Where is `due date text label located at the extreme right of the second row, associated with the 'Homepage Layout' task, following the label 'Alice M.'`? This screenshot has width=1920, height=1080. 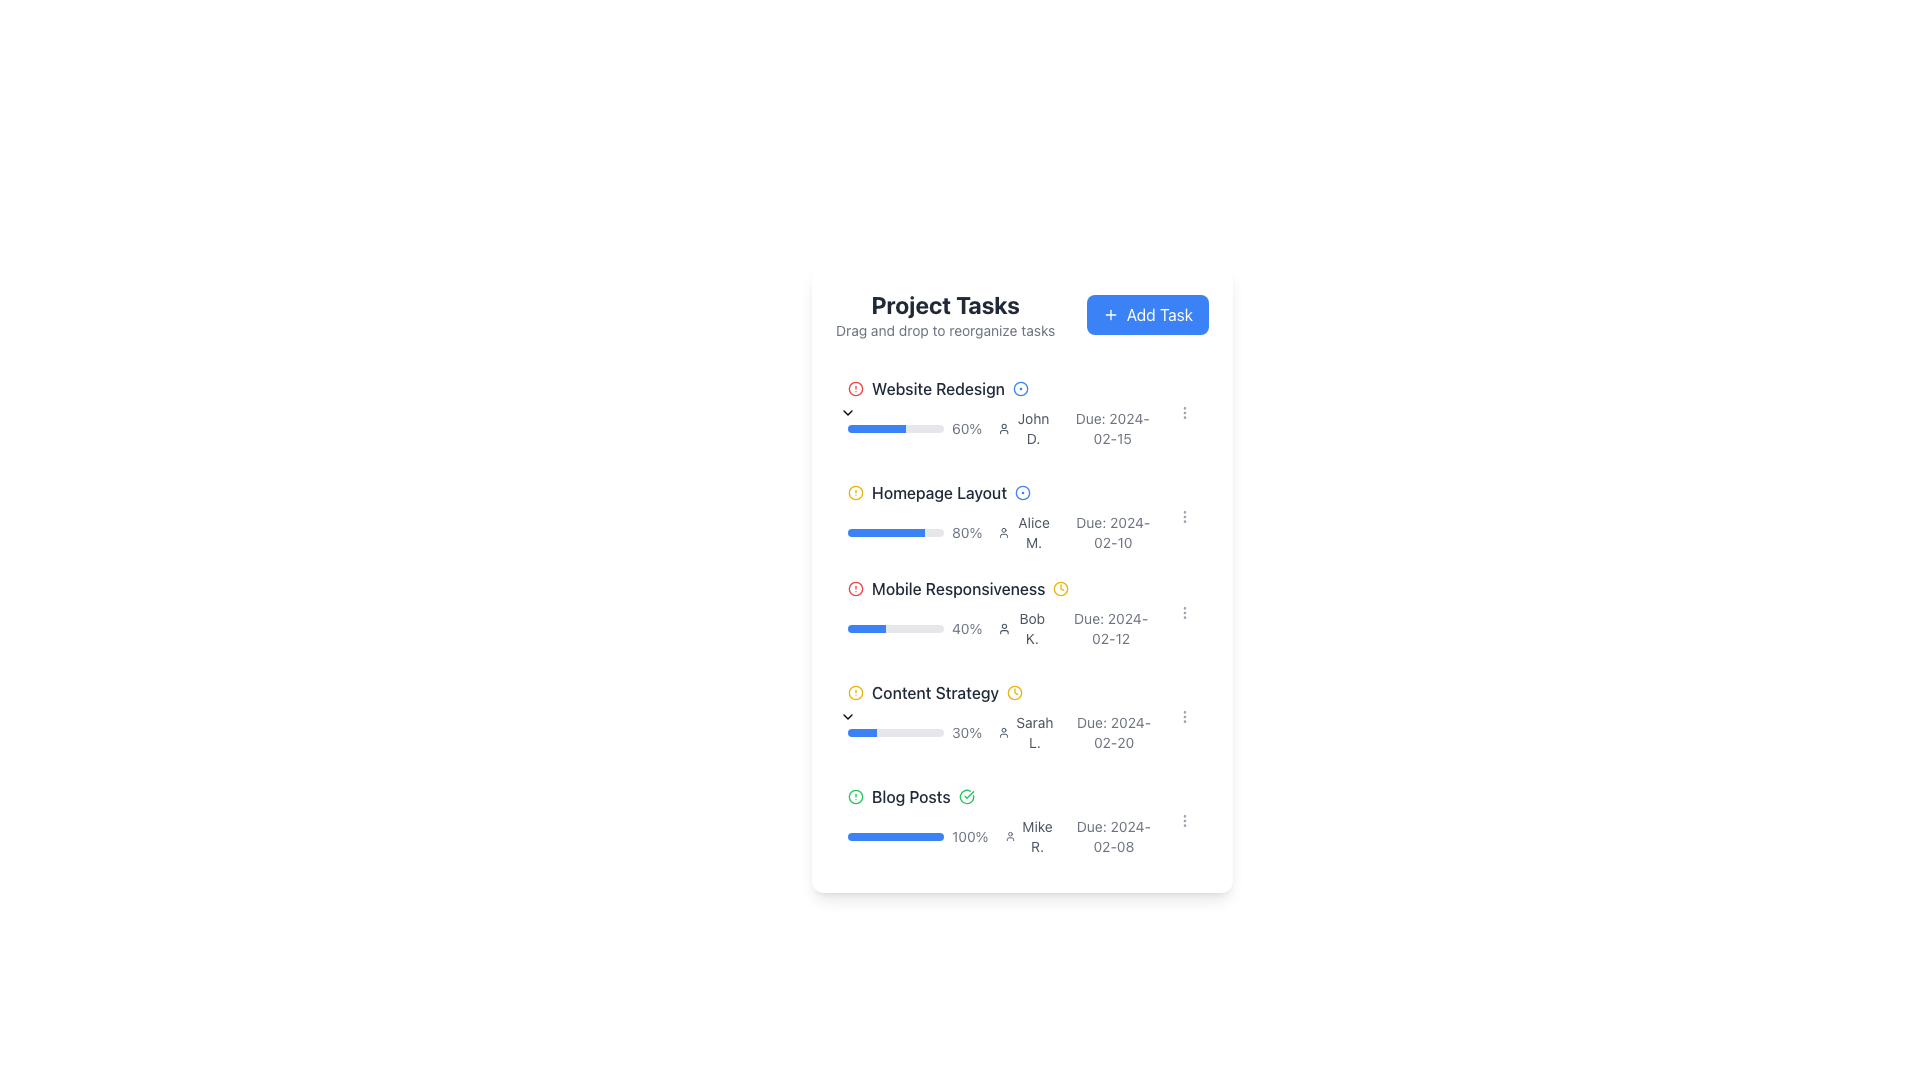
due date text label located at the extreme right of the second row, associated with the 'Homepage Layout' task, following the label 'Alice M.' is located at coordinates (1112, 531).